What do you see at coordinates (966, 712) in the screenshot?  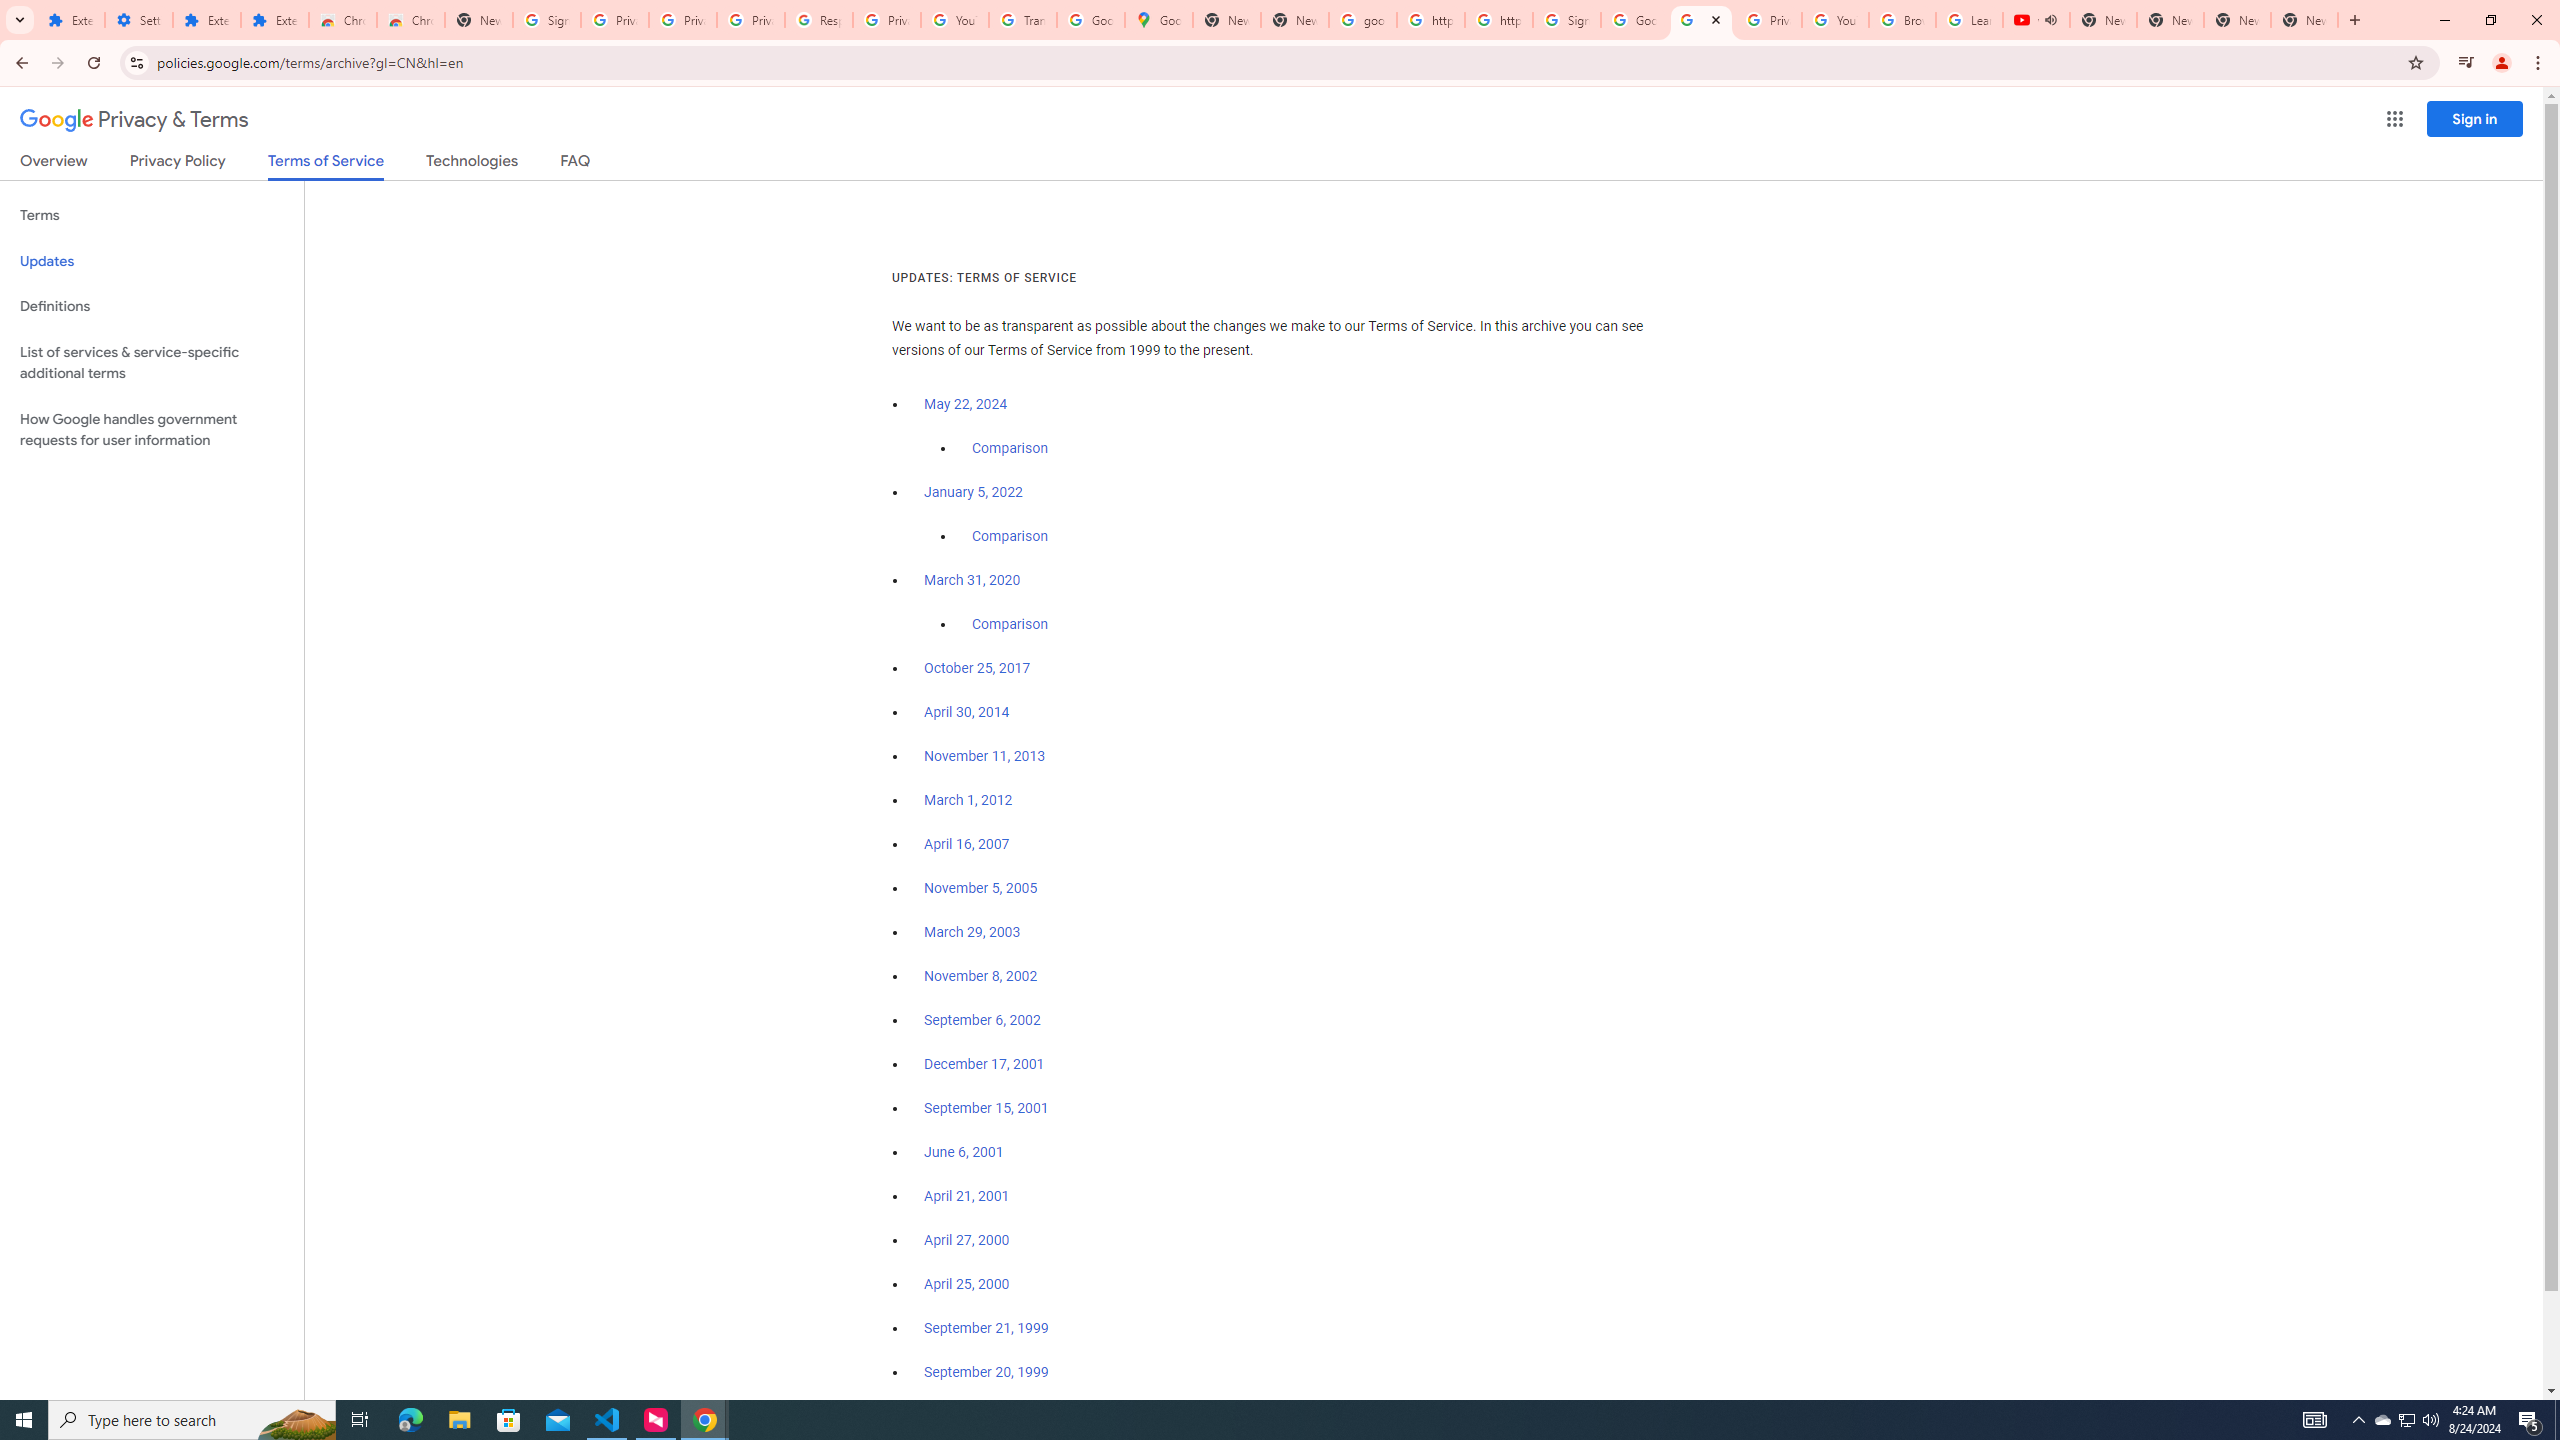 I see `'April 30, 2014'` at bounding box center [966, 712].